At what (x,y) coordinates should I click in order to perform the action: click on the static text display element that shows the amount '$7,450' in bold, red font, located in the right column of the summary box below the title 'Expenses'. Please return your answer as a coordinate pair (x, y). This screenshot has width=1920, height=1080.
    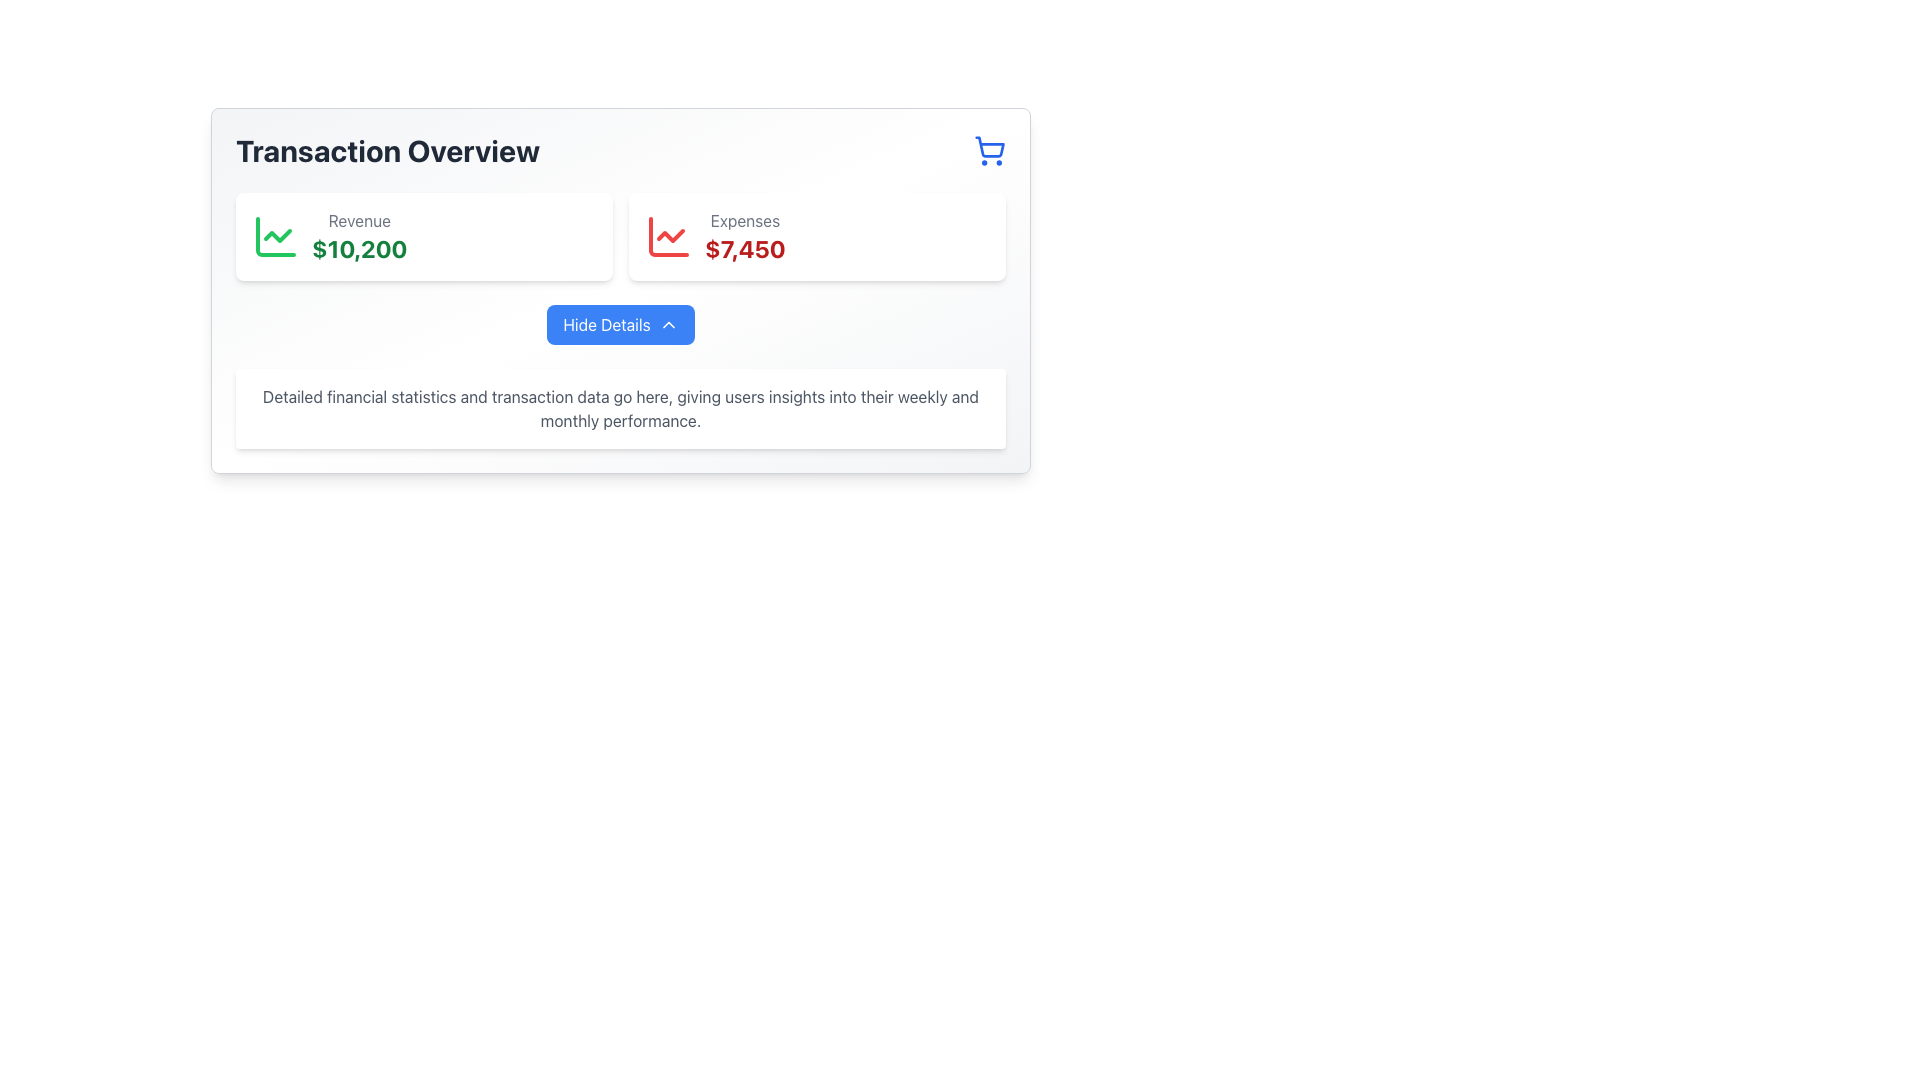
    Looking at the image, I should click on (744, 248).